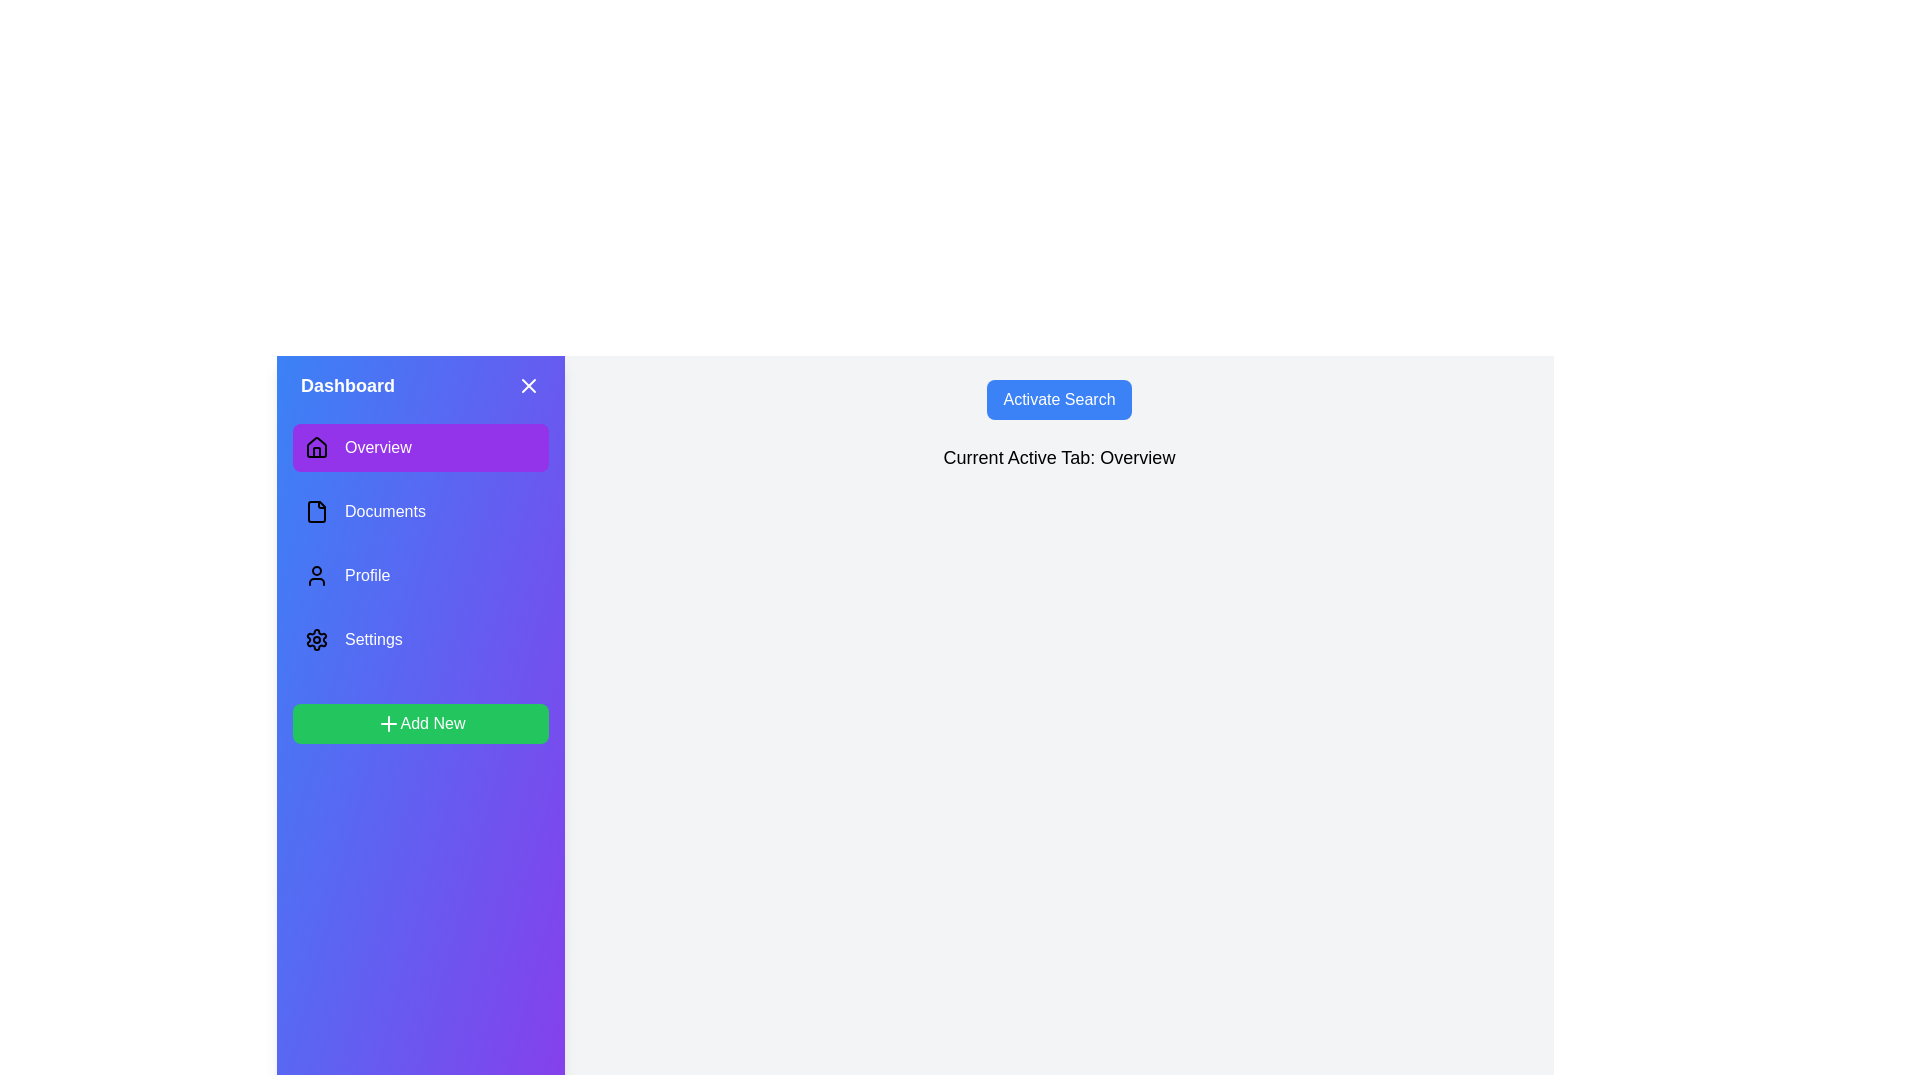 This screenshot has height=1080, width=1920. What do you see at coordinates (420, 640) in the screenshot?
I see `the navigation button located as the fourth item in the vertical list of menu options in the left navigation bar` at bounding box center [420, 640].